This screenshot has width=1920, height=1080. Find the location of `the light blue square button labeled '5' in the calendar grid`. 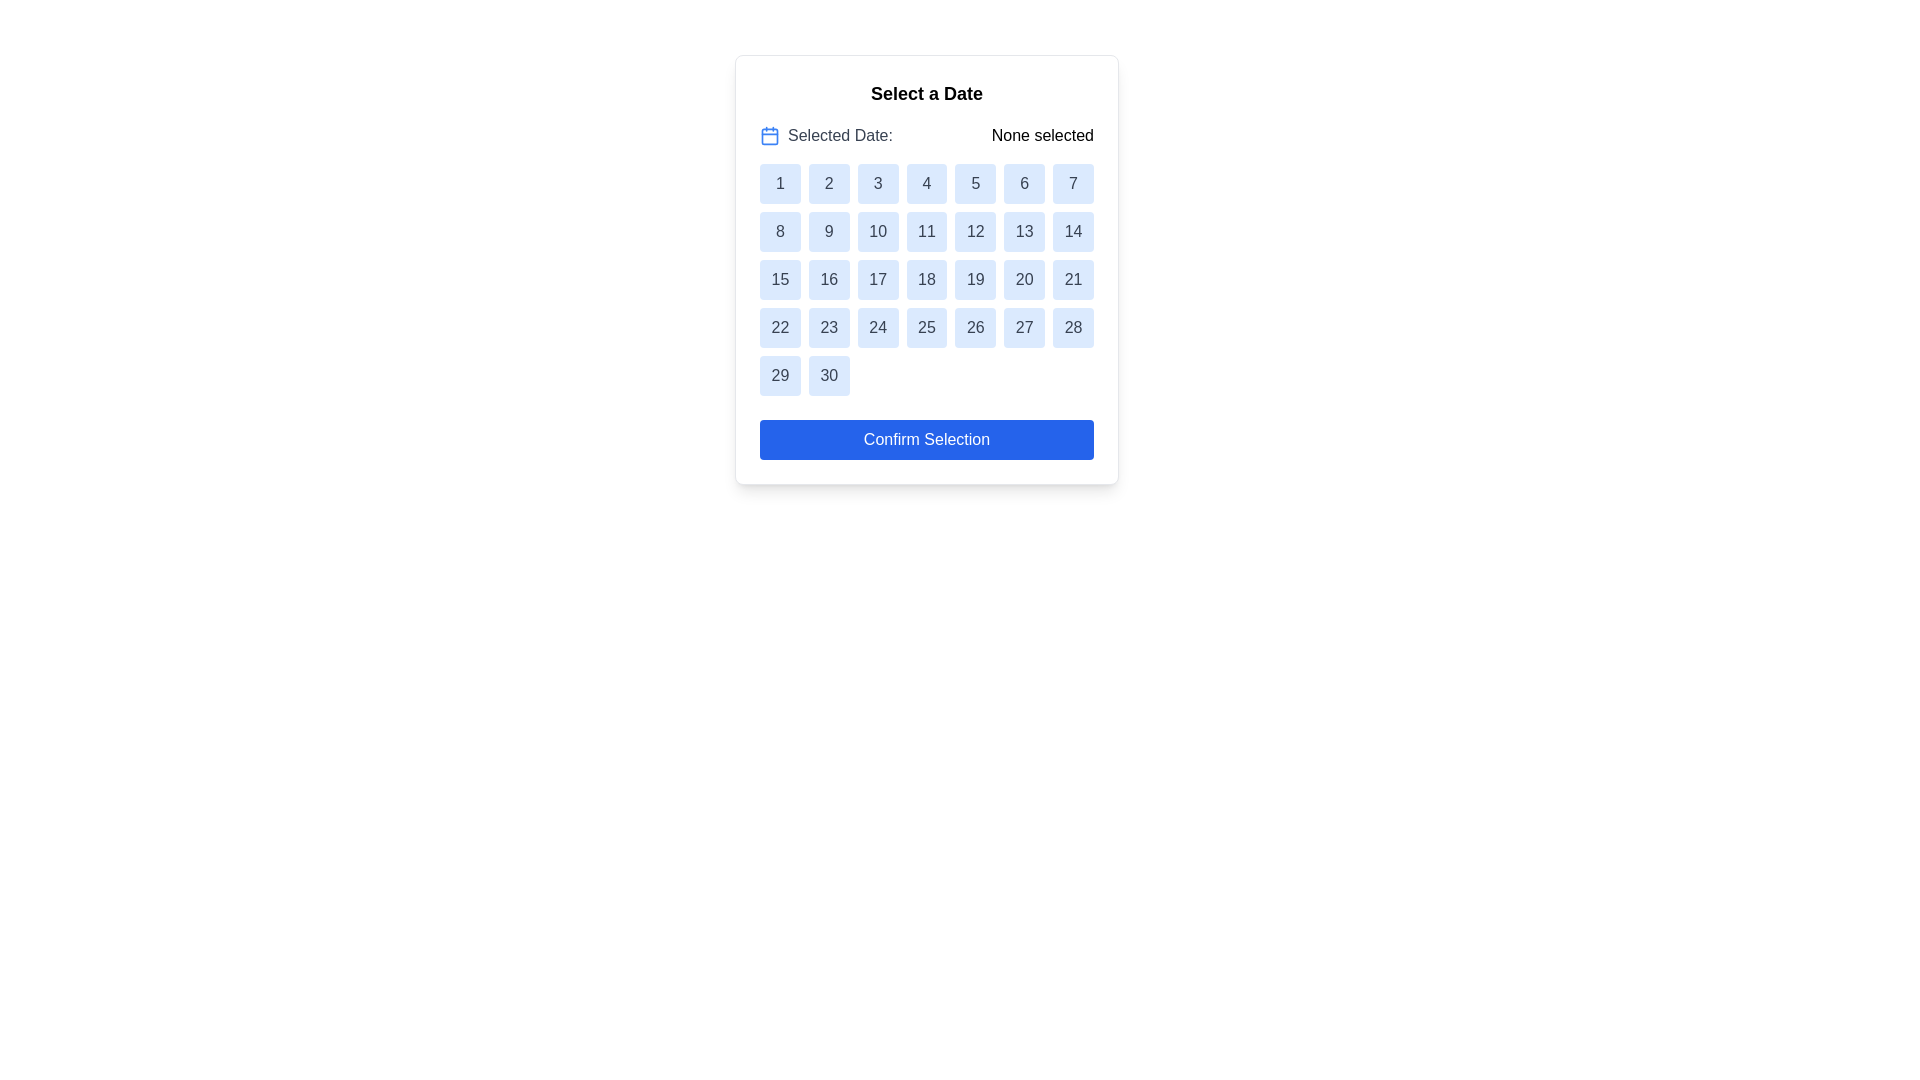

the light blue square button labeled '5' in the calendar grid is located at coordinates (975, 184).